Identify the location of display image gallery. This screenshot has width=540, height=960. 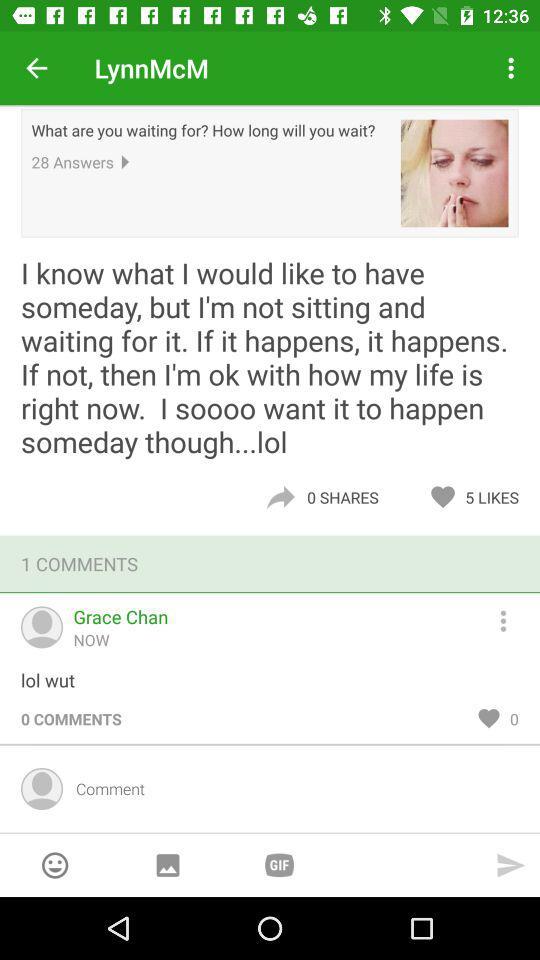
(166, 864).